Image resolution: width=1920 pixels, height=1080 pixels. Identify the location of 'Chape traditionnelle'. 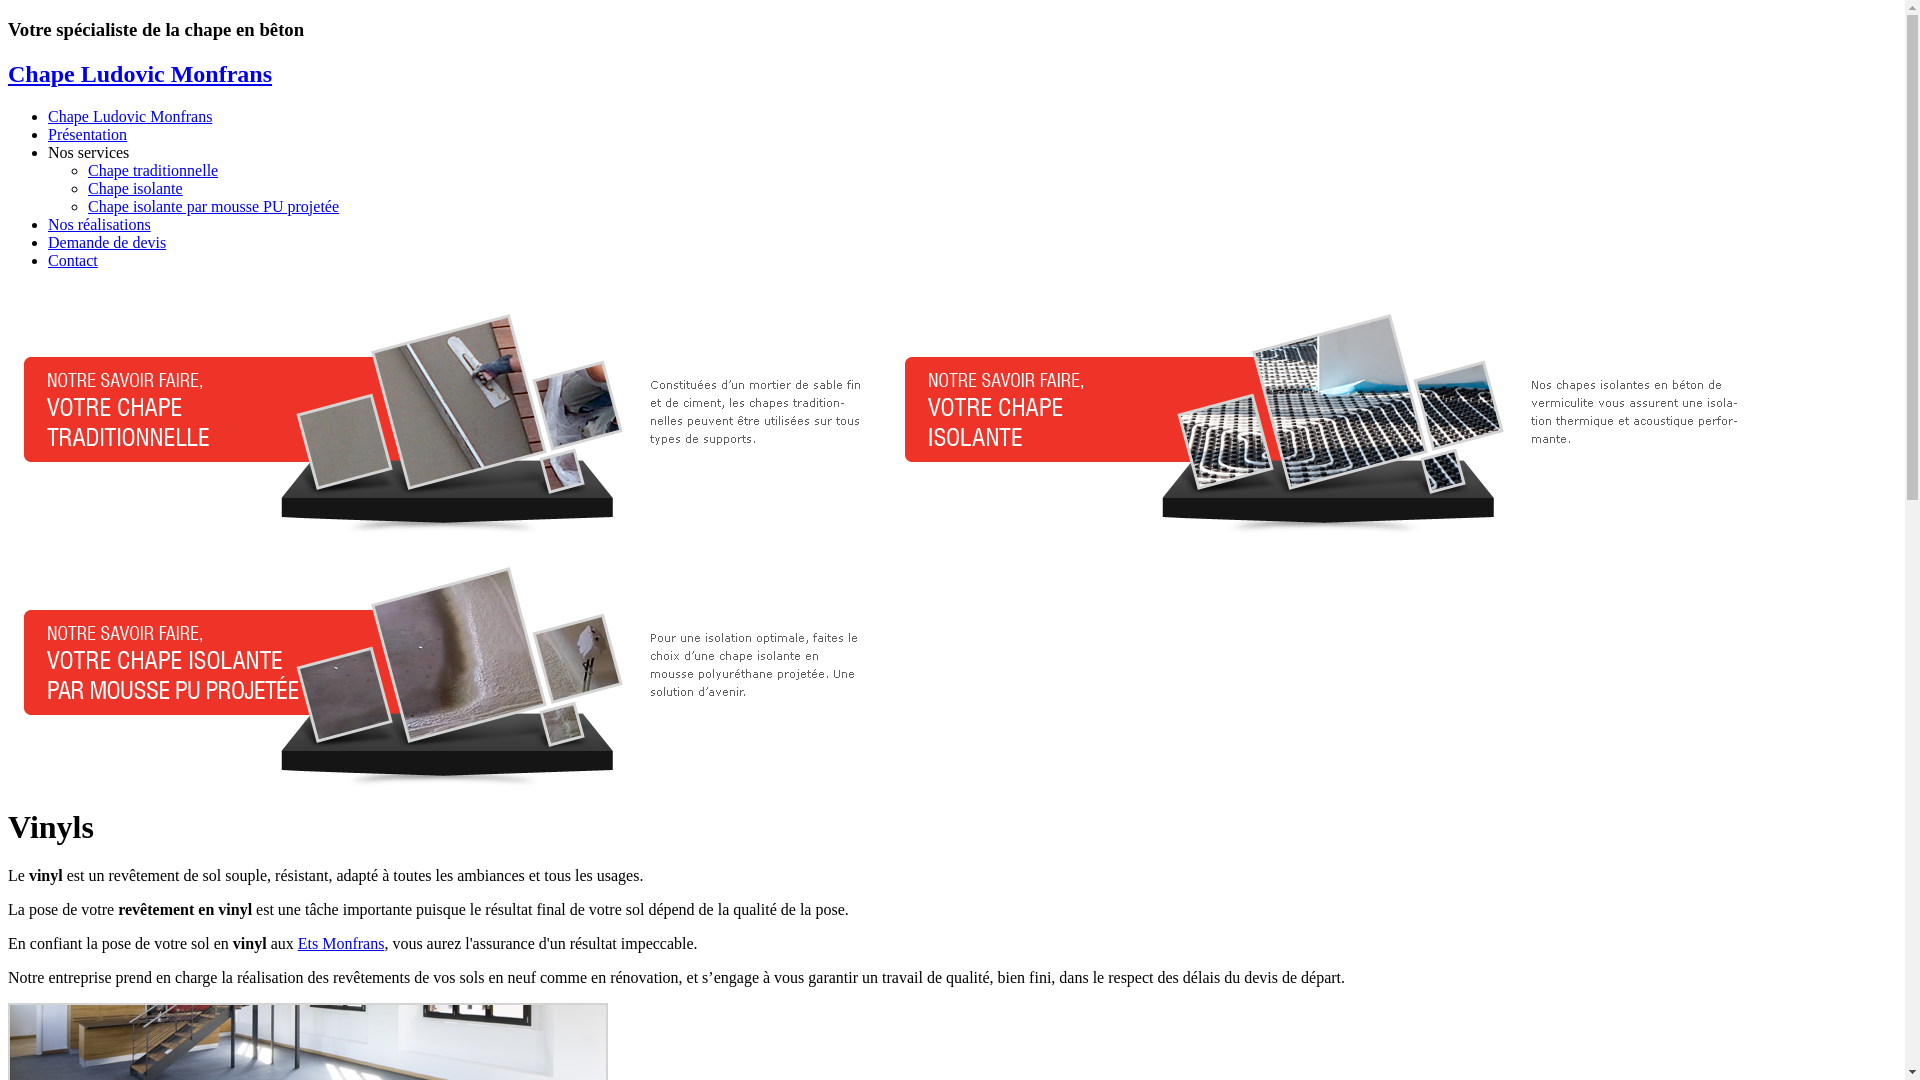
(152, 169).